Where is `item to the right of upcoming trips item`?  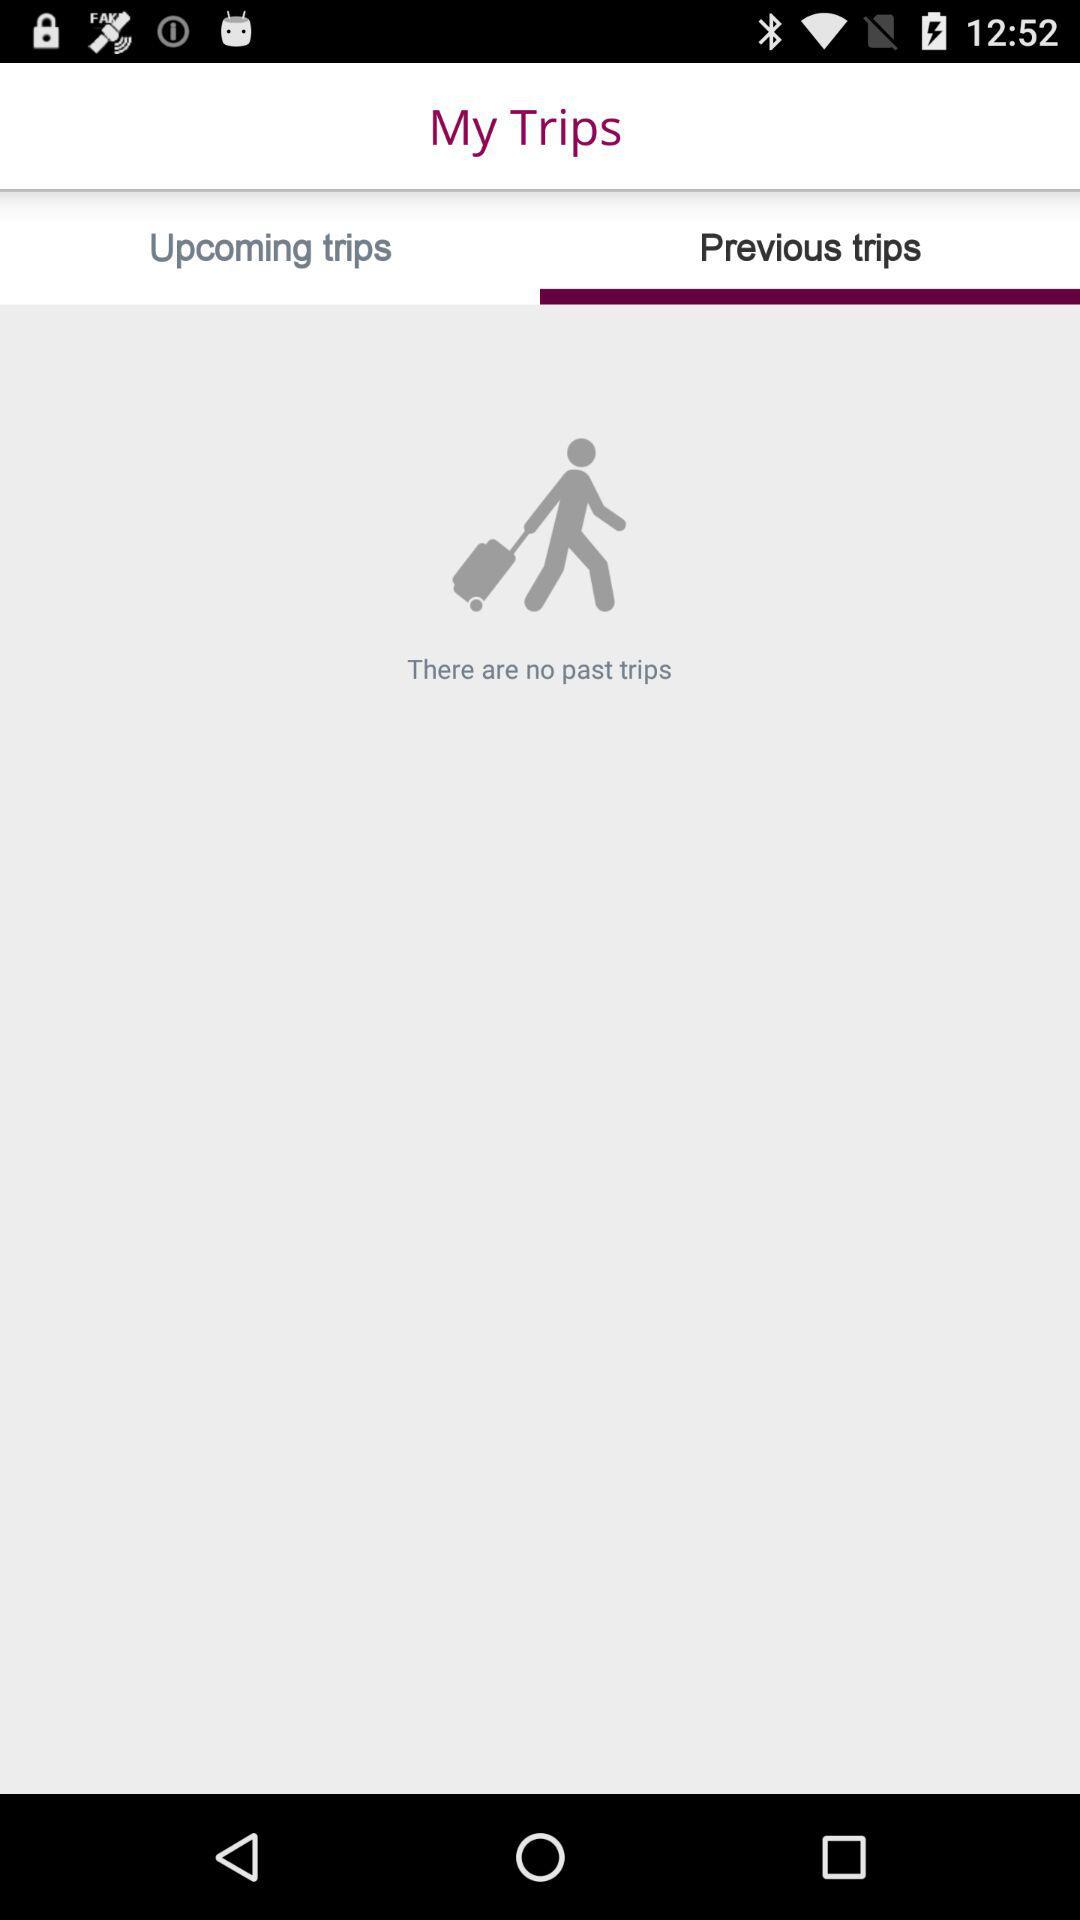
item to the right of upcoming trips item is located at coordinates (810, 247).